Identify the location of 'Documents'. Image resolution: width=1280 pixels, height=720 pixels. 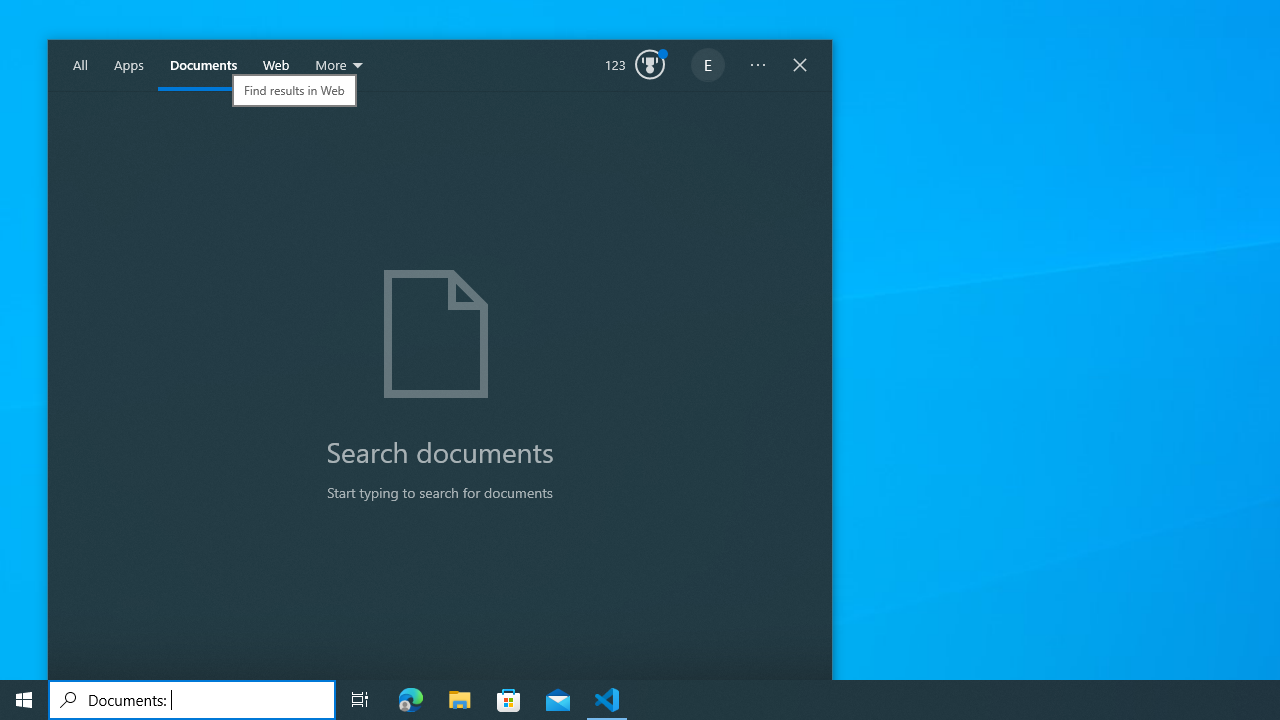
(203, 65).